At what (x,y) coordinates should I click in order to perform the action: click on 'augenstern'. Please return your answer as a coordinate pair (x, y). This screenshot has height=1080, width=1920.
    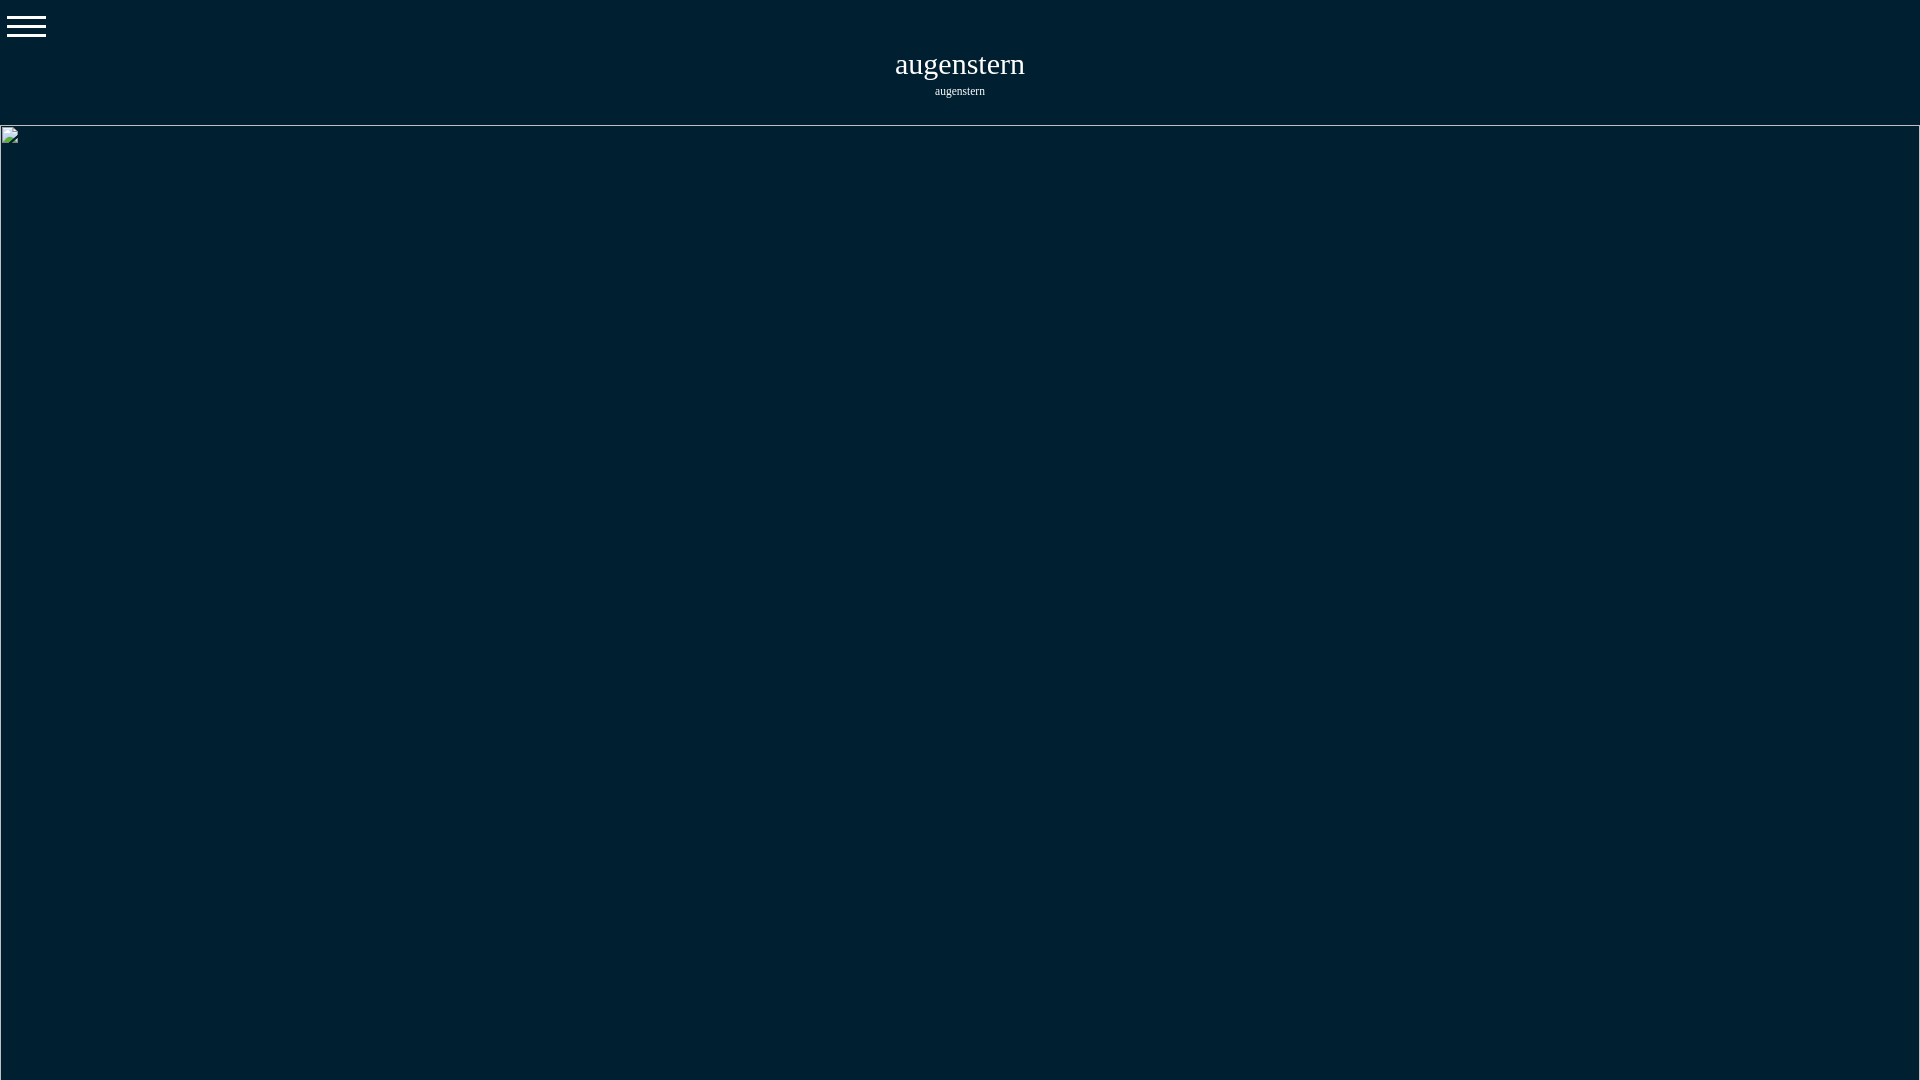
    Looking at the image, I should click on (893, 62).